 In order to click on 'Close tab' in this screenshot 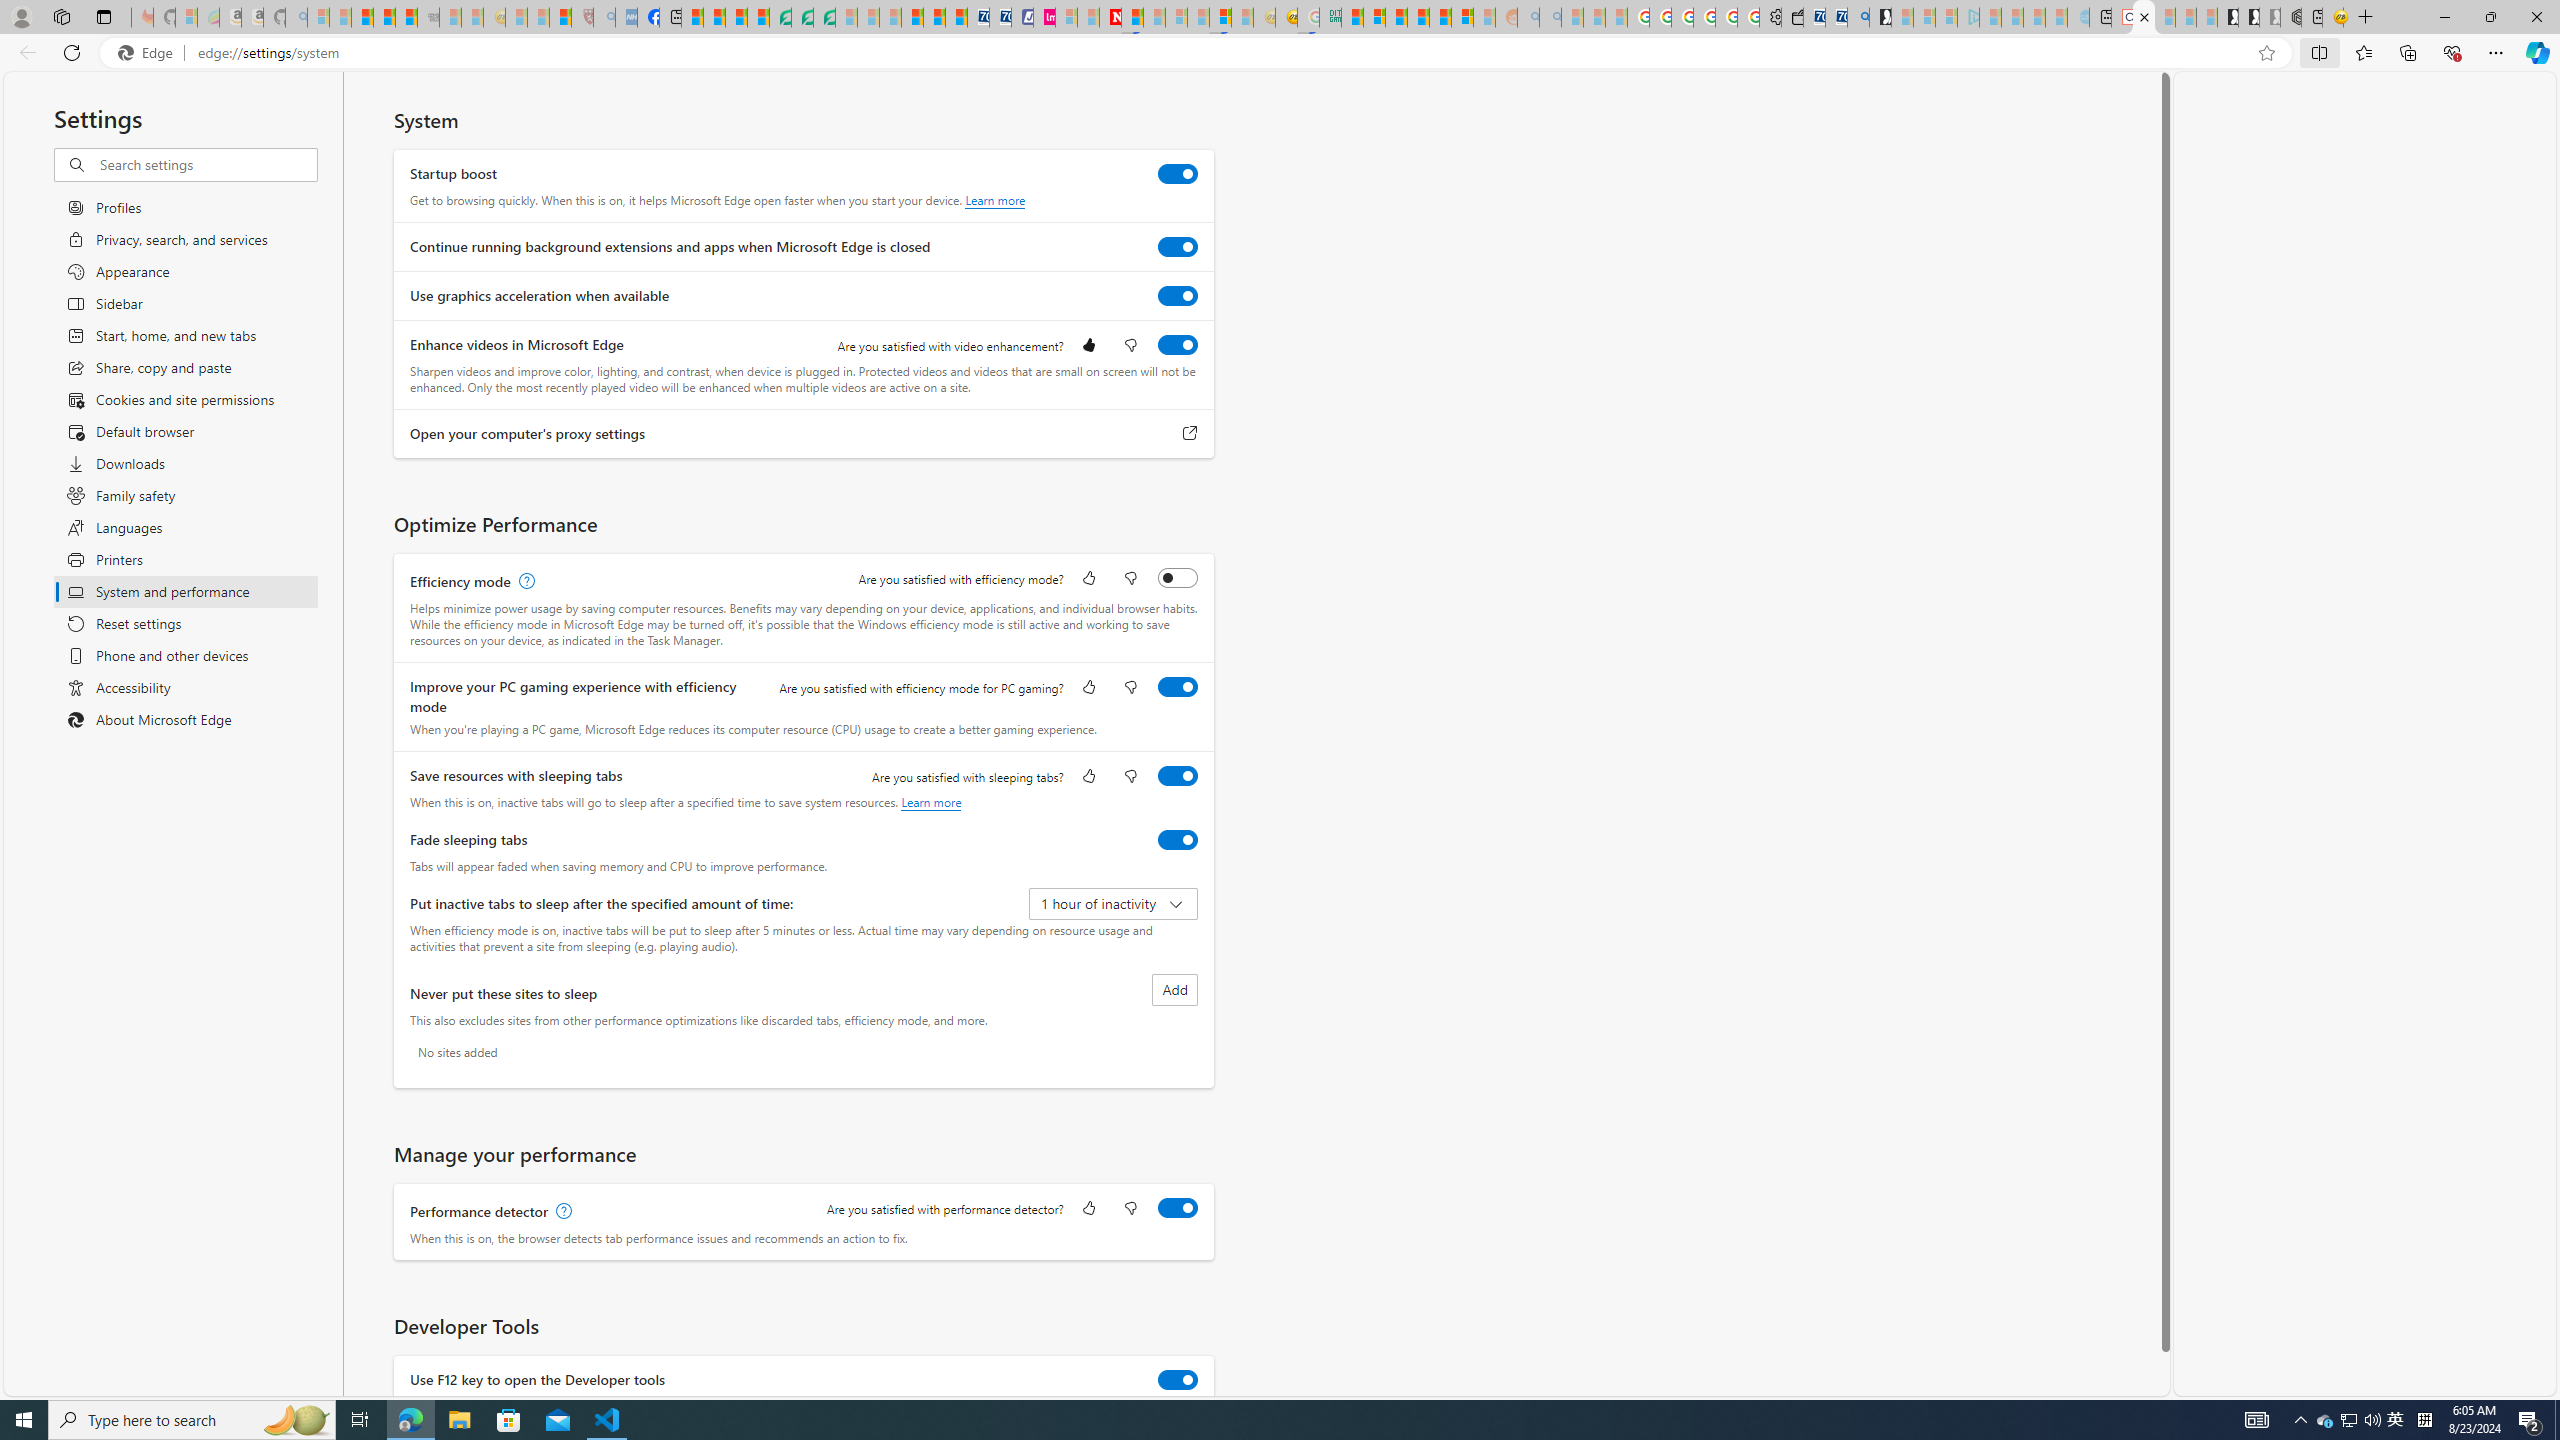, I will do `click(2144, 16)`.